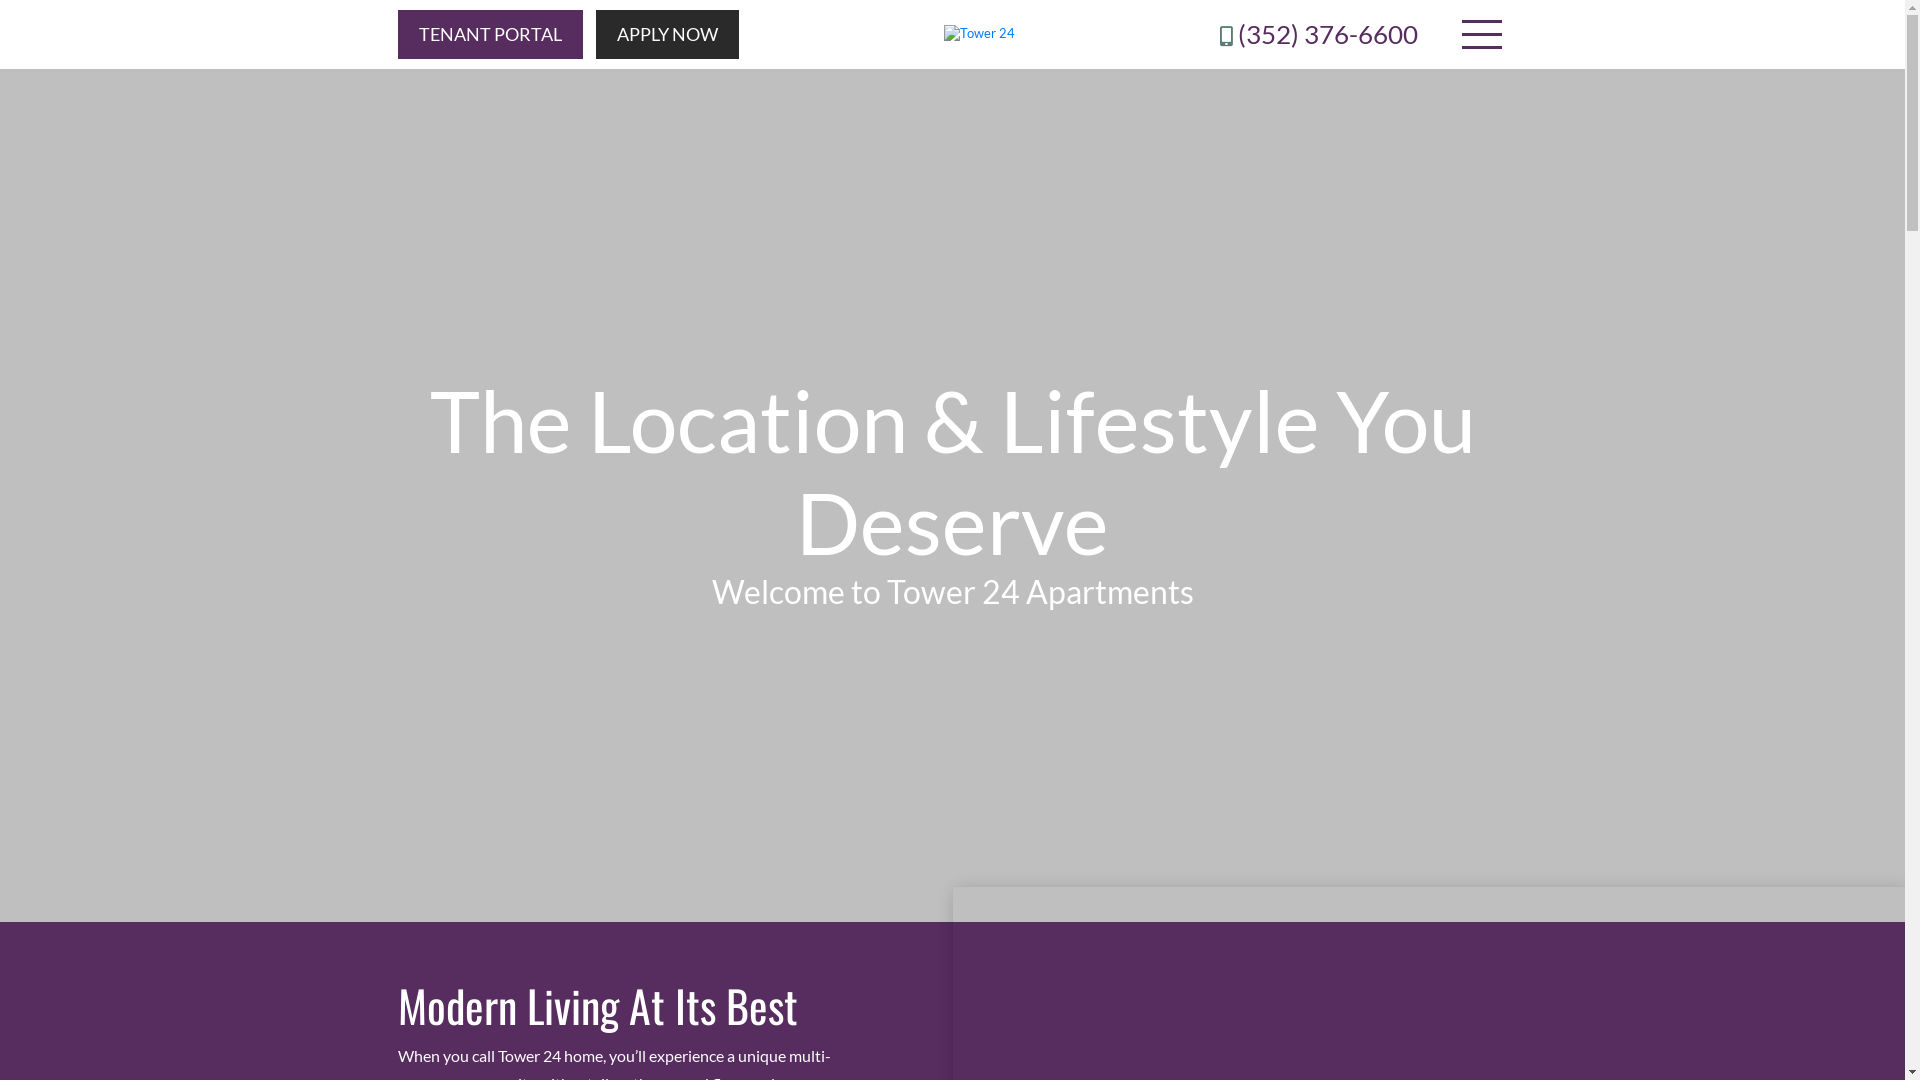 This screenshot has height=1080, width=1920. What do you see at coordinates (490, 34) in the screenshot?
I see `'TENANT PORTAL'` at bounding box center [490, 34].